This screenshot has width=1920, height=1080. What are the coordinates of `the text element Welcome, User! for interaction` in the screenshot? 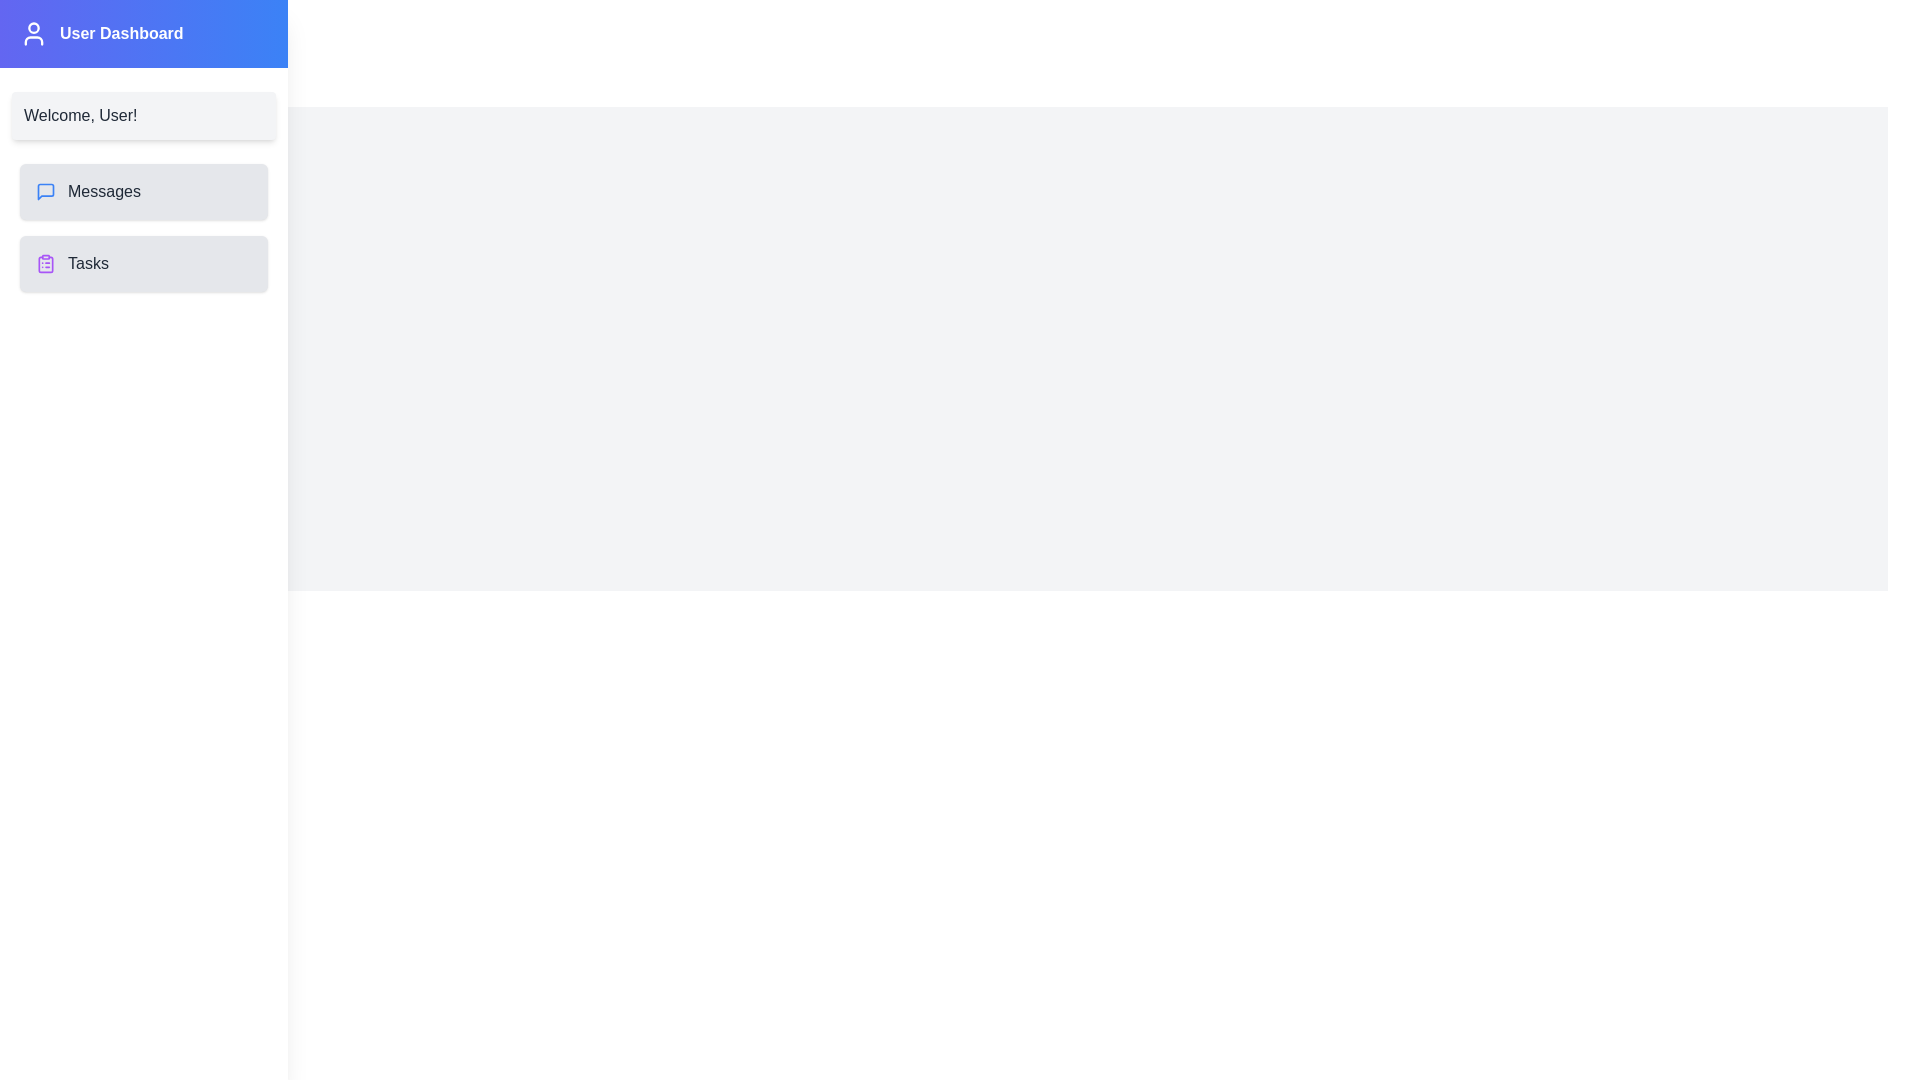 It's located at (80, 115).